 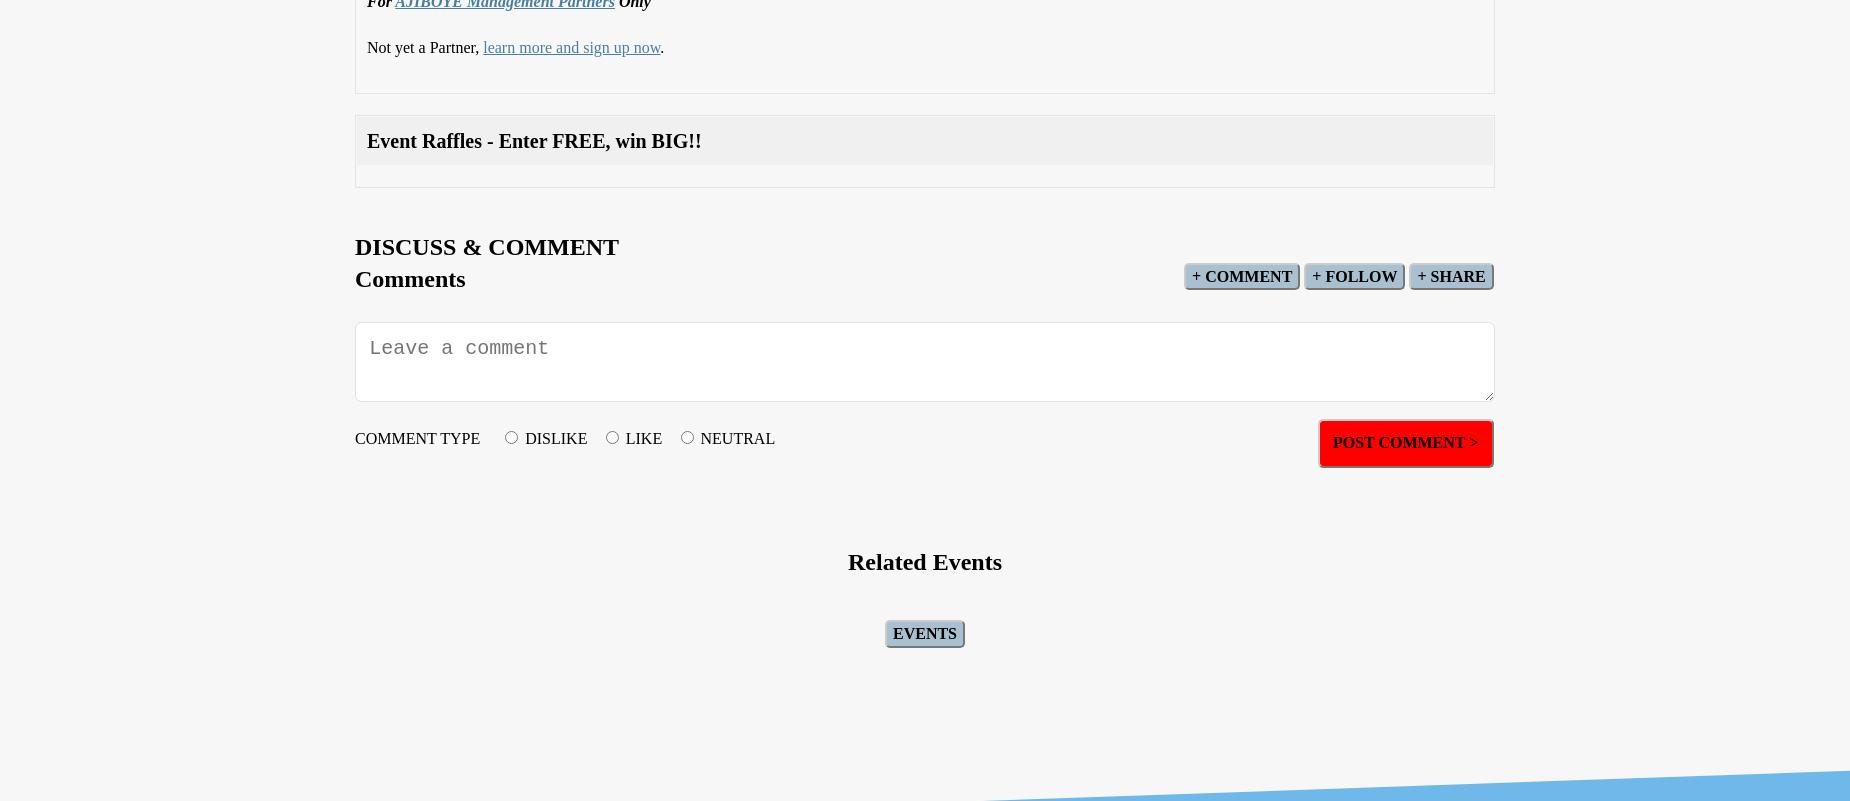 I want to click on '.', so click(x=661, y=45).